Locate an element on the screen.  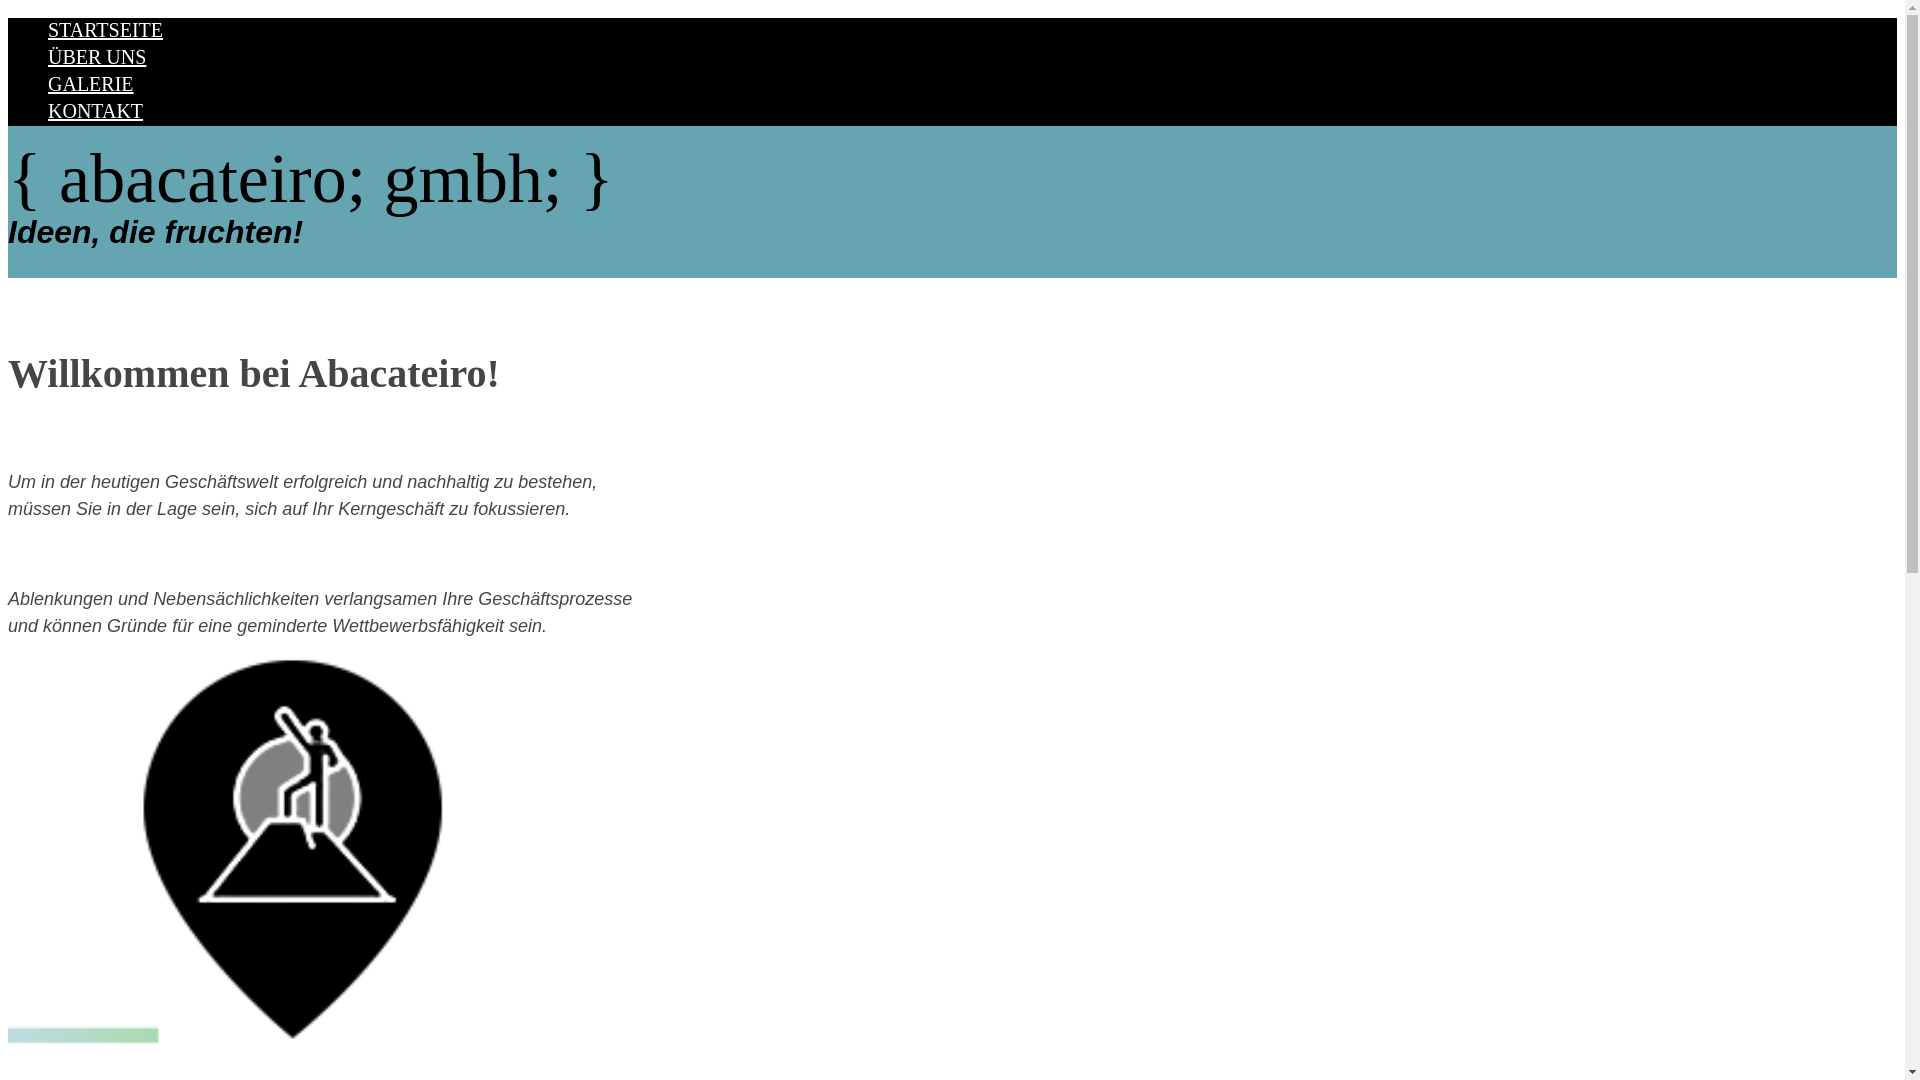
'STARTSEITE' is located at coordinates (48, 30).